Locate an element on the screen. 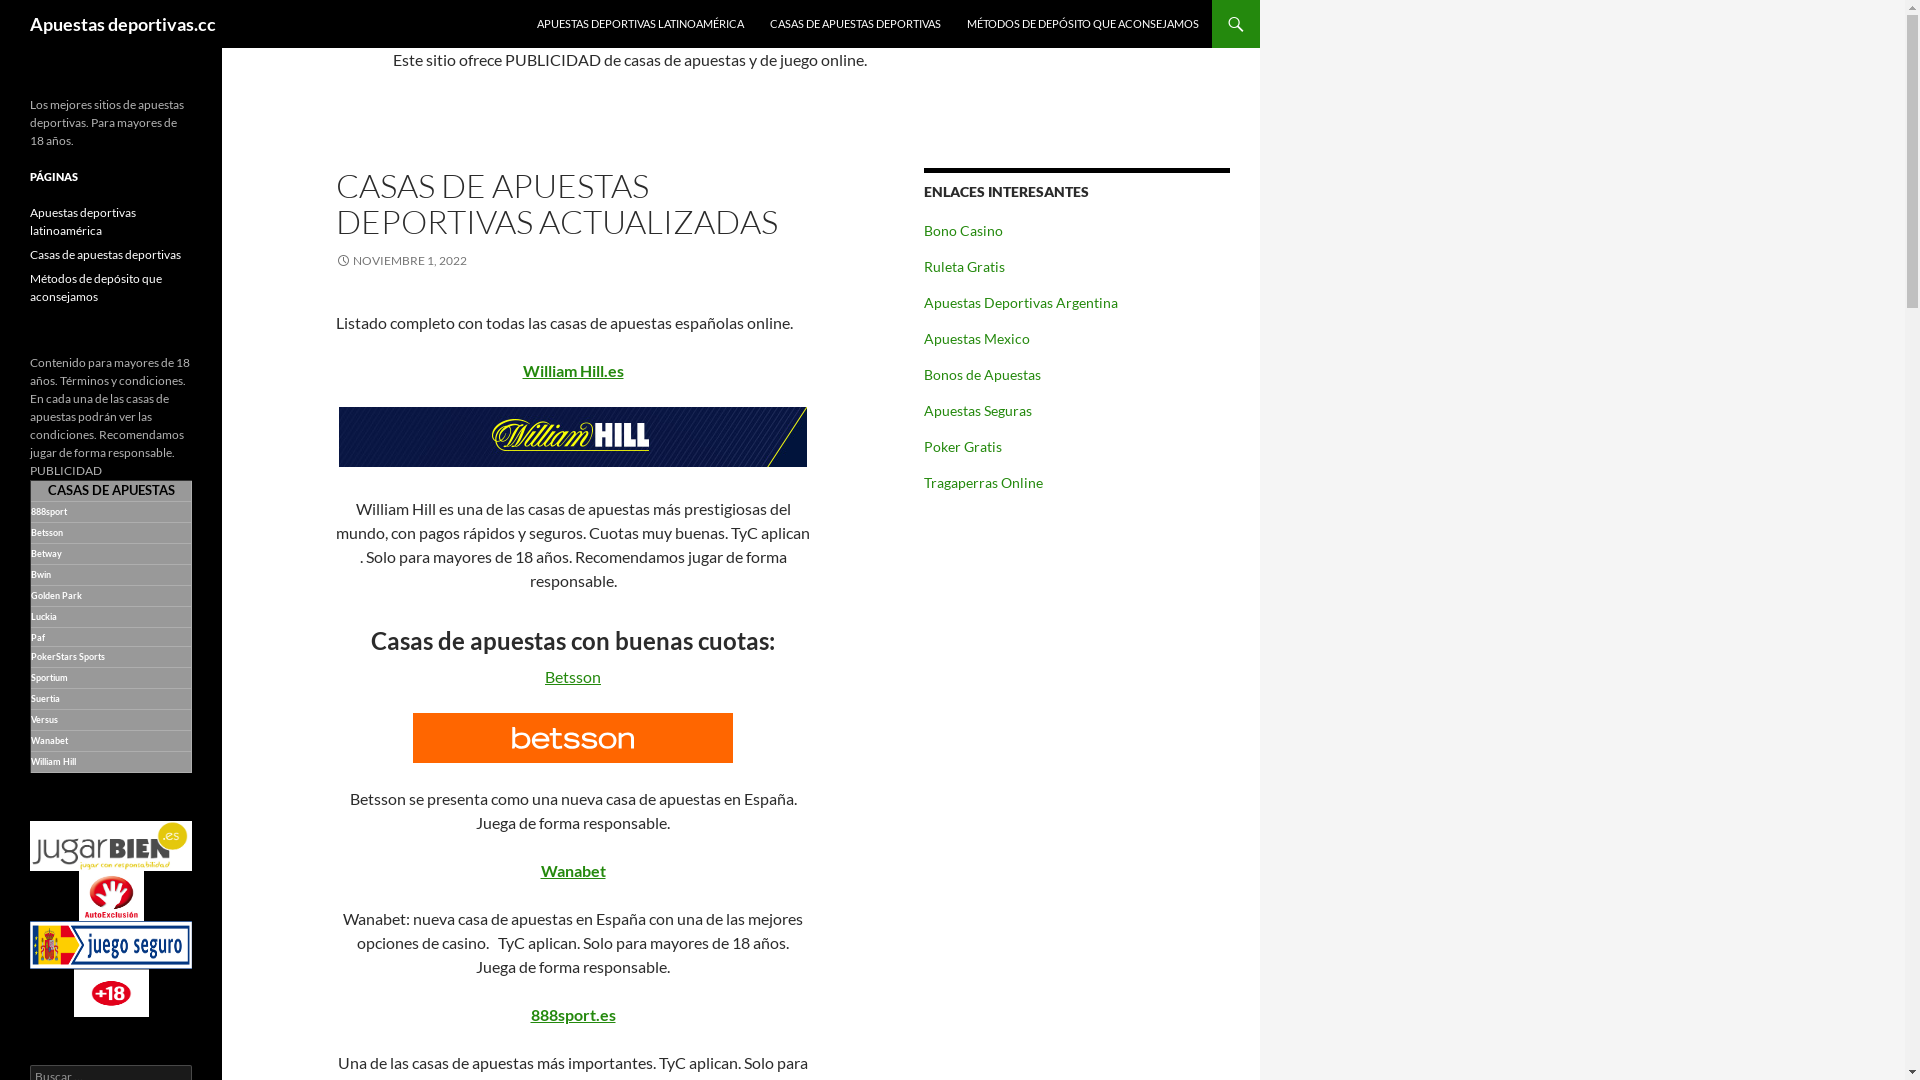  'NOVIEMBRE 1, 2022' is located at coordinates (336, 259).